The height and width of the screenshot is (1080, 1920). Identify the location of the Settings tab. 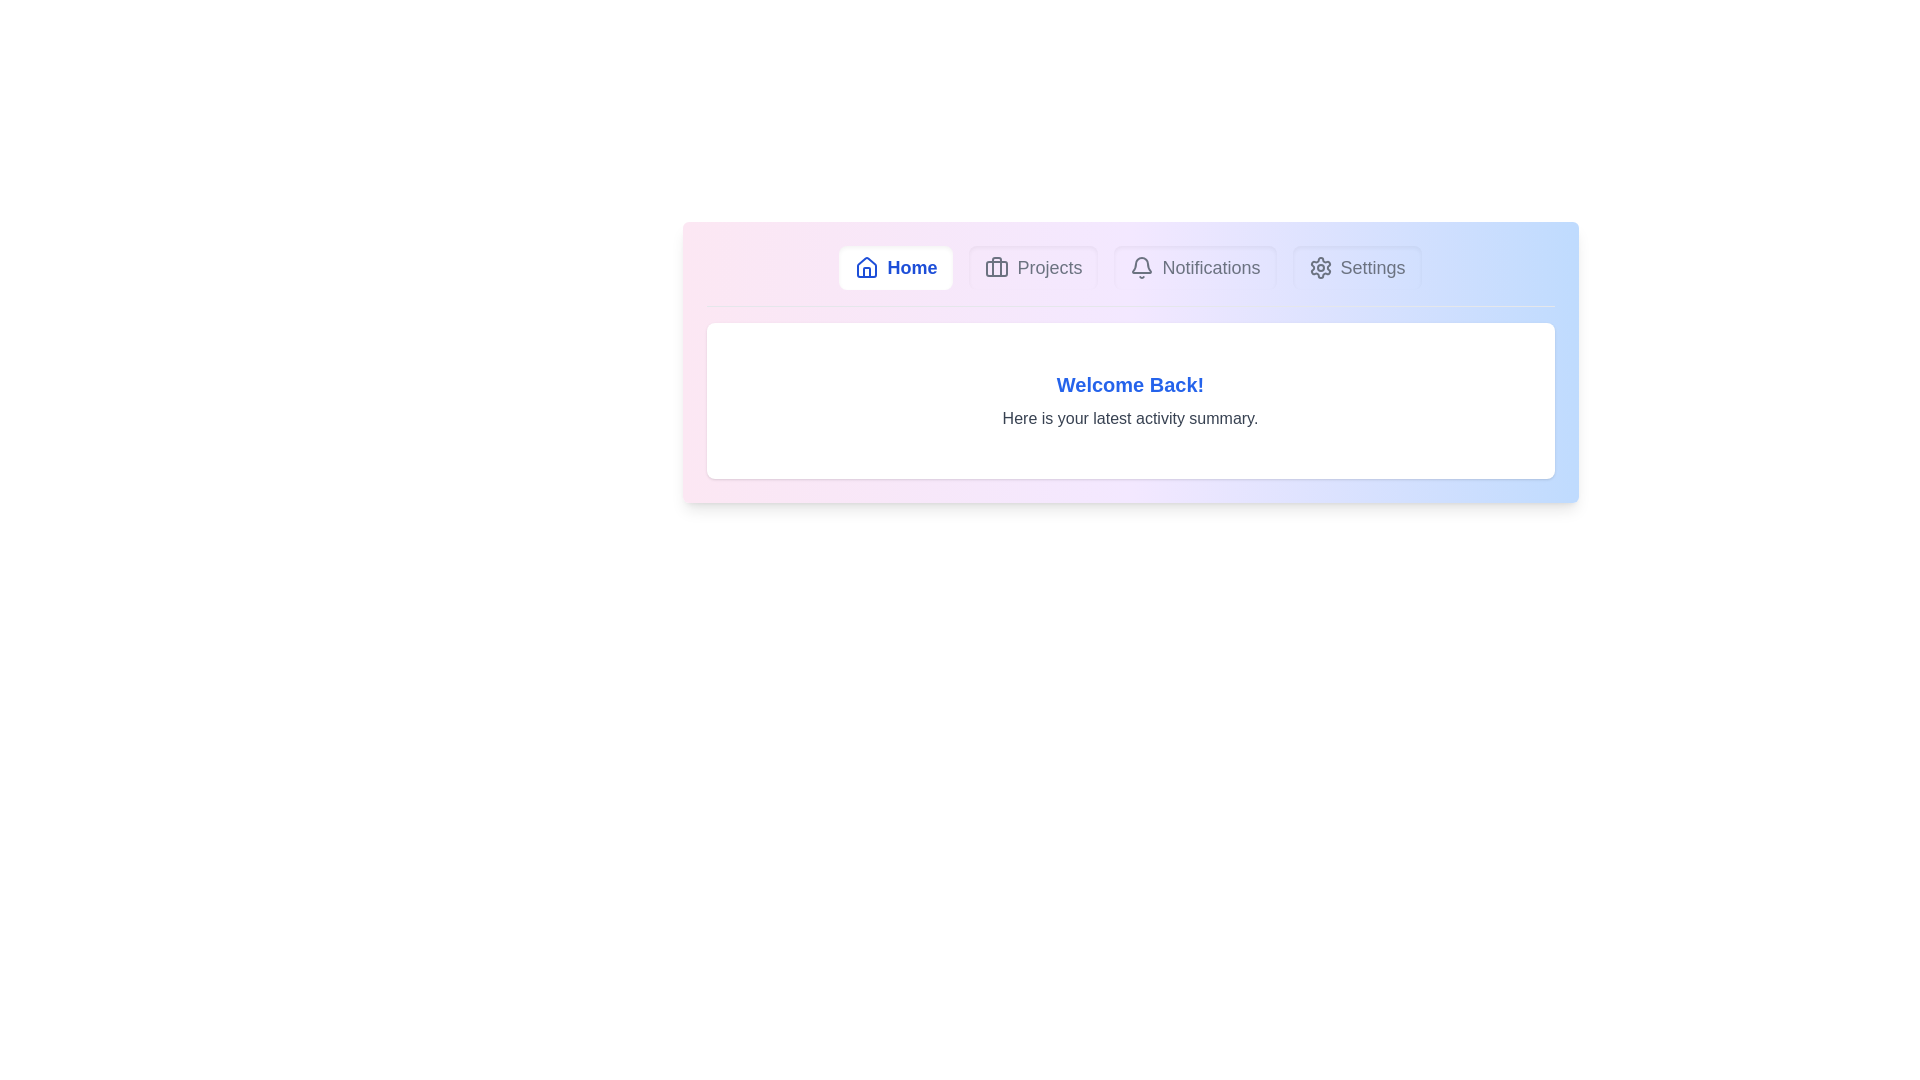
(1357, 266).